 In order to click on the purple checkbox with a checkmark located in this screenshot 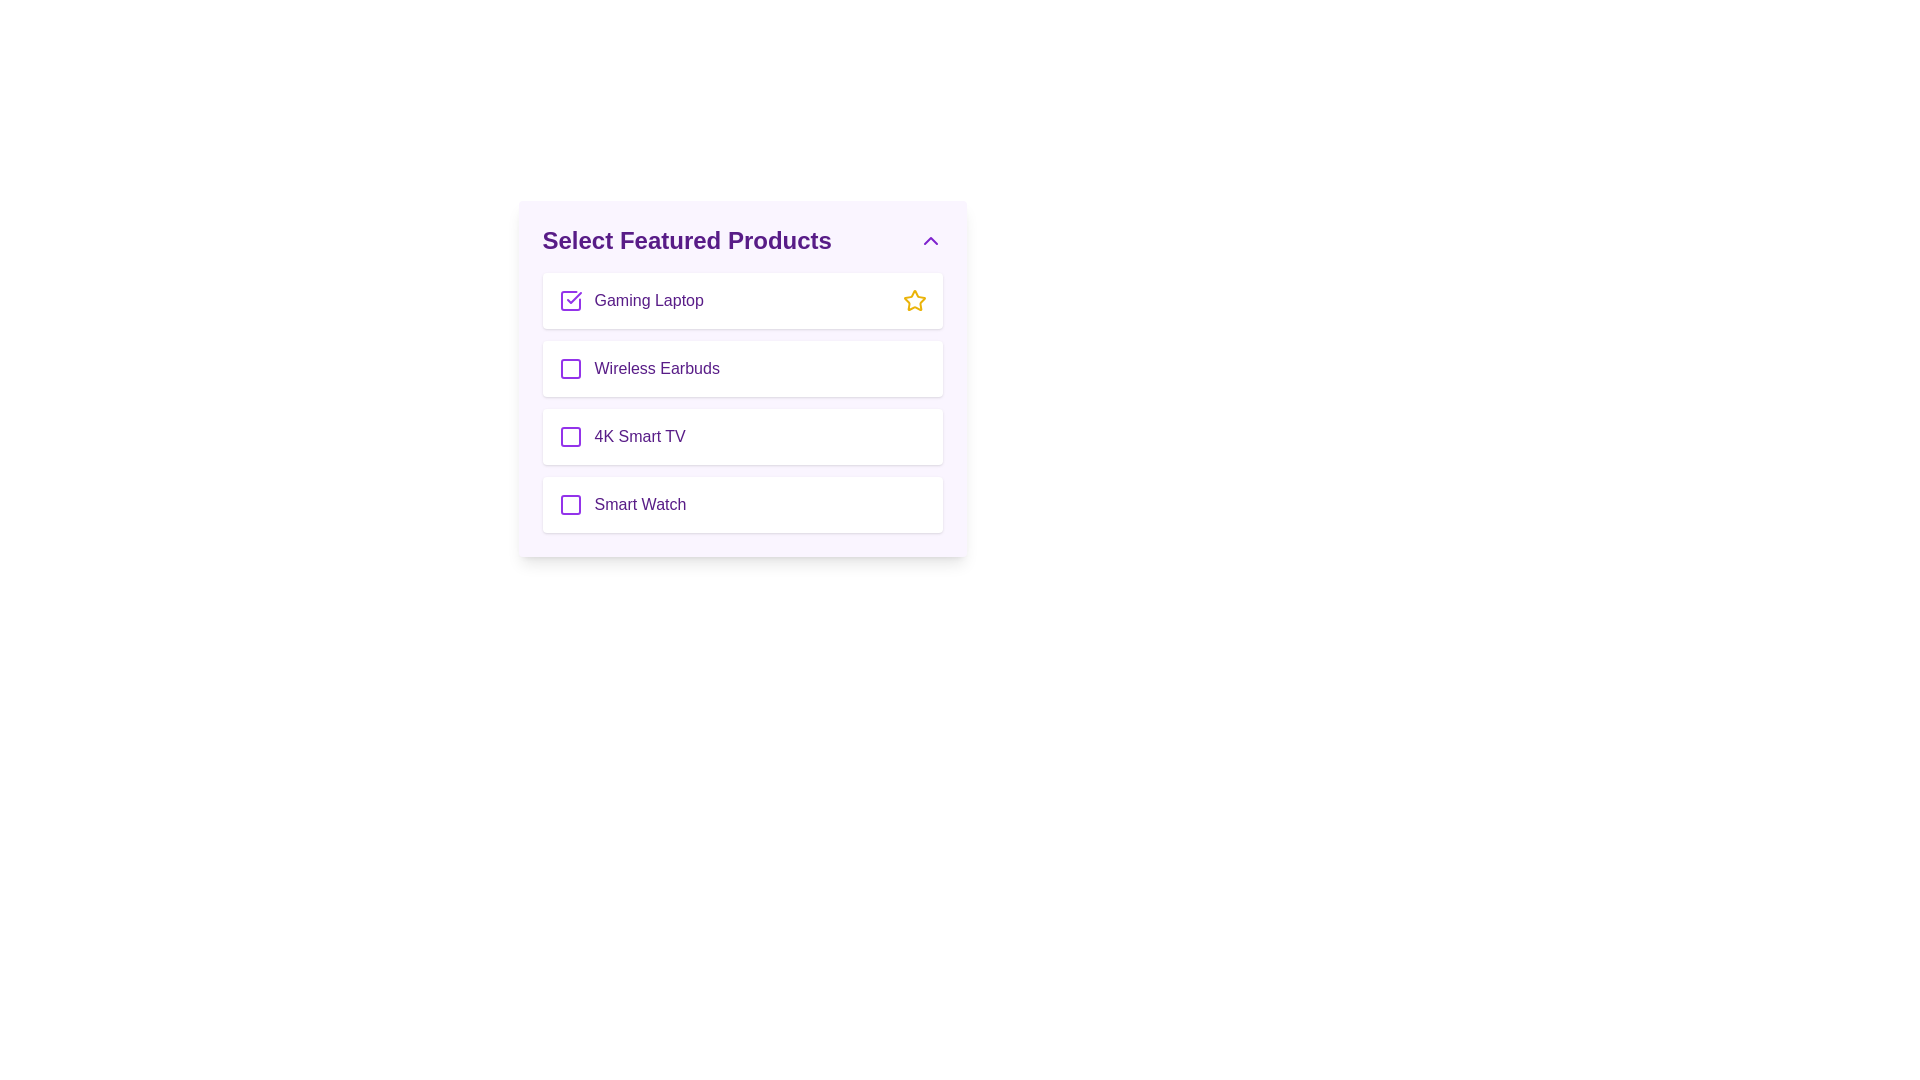, I will do `click(569, 300)`.